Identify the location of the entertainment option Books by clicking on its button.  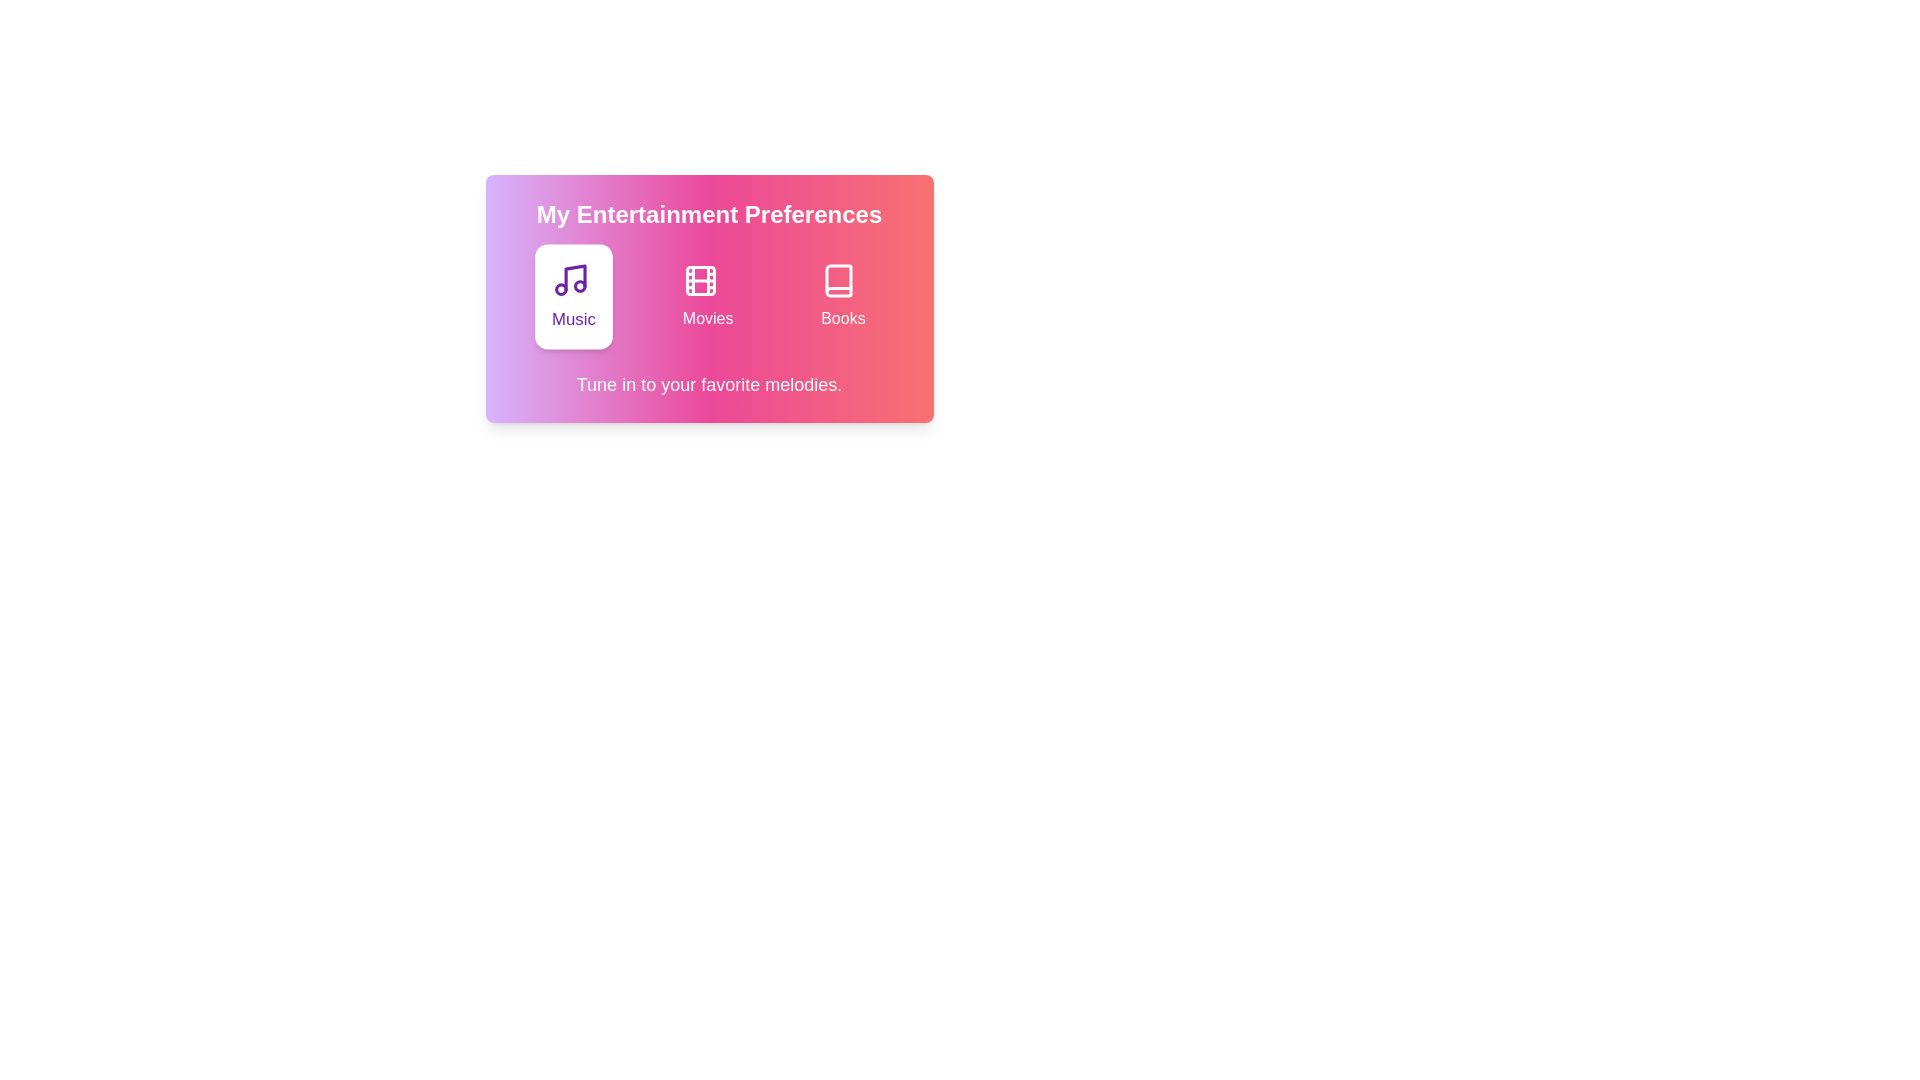
(843, 297).